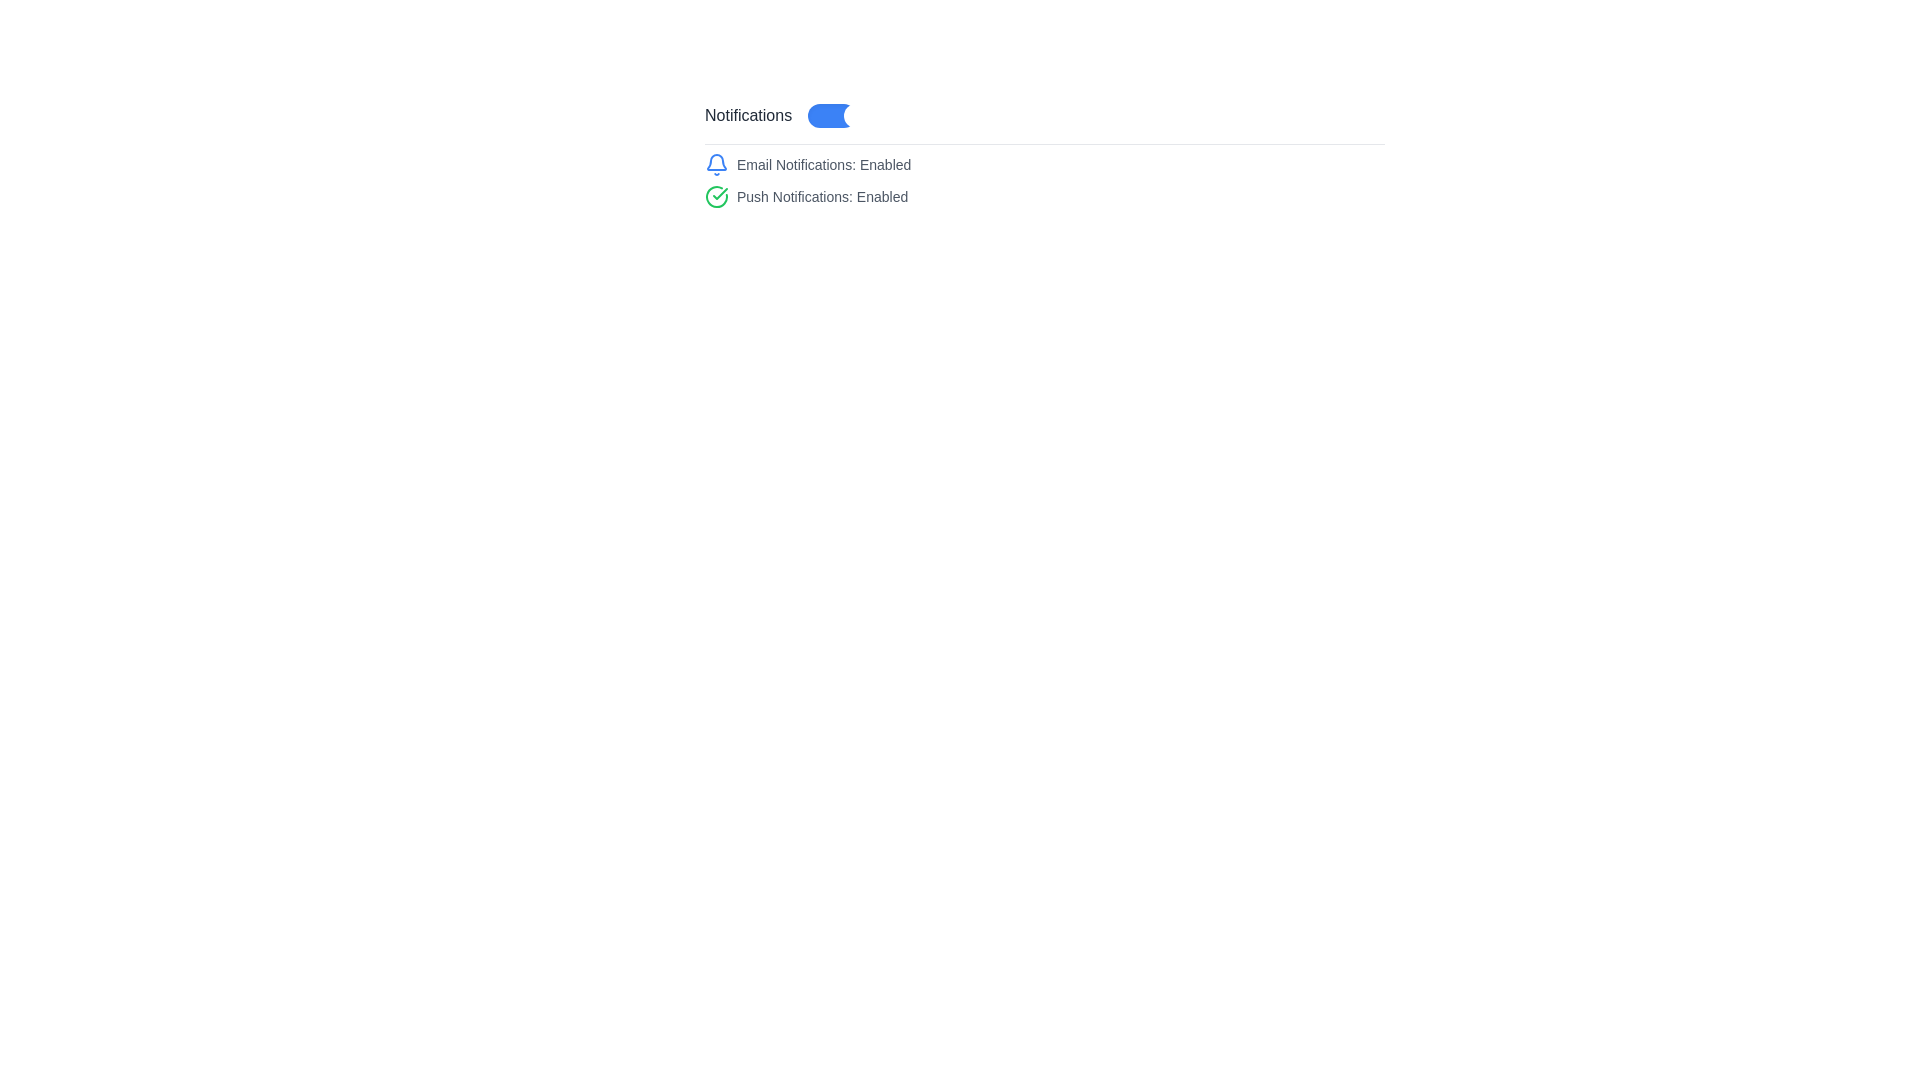 The image size is (1920, 1080). Describe the element at coordinates (1044, 154) in the screenshot. I see `the toggle switch in the Settings Panel to change the notification settings state` at that location.